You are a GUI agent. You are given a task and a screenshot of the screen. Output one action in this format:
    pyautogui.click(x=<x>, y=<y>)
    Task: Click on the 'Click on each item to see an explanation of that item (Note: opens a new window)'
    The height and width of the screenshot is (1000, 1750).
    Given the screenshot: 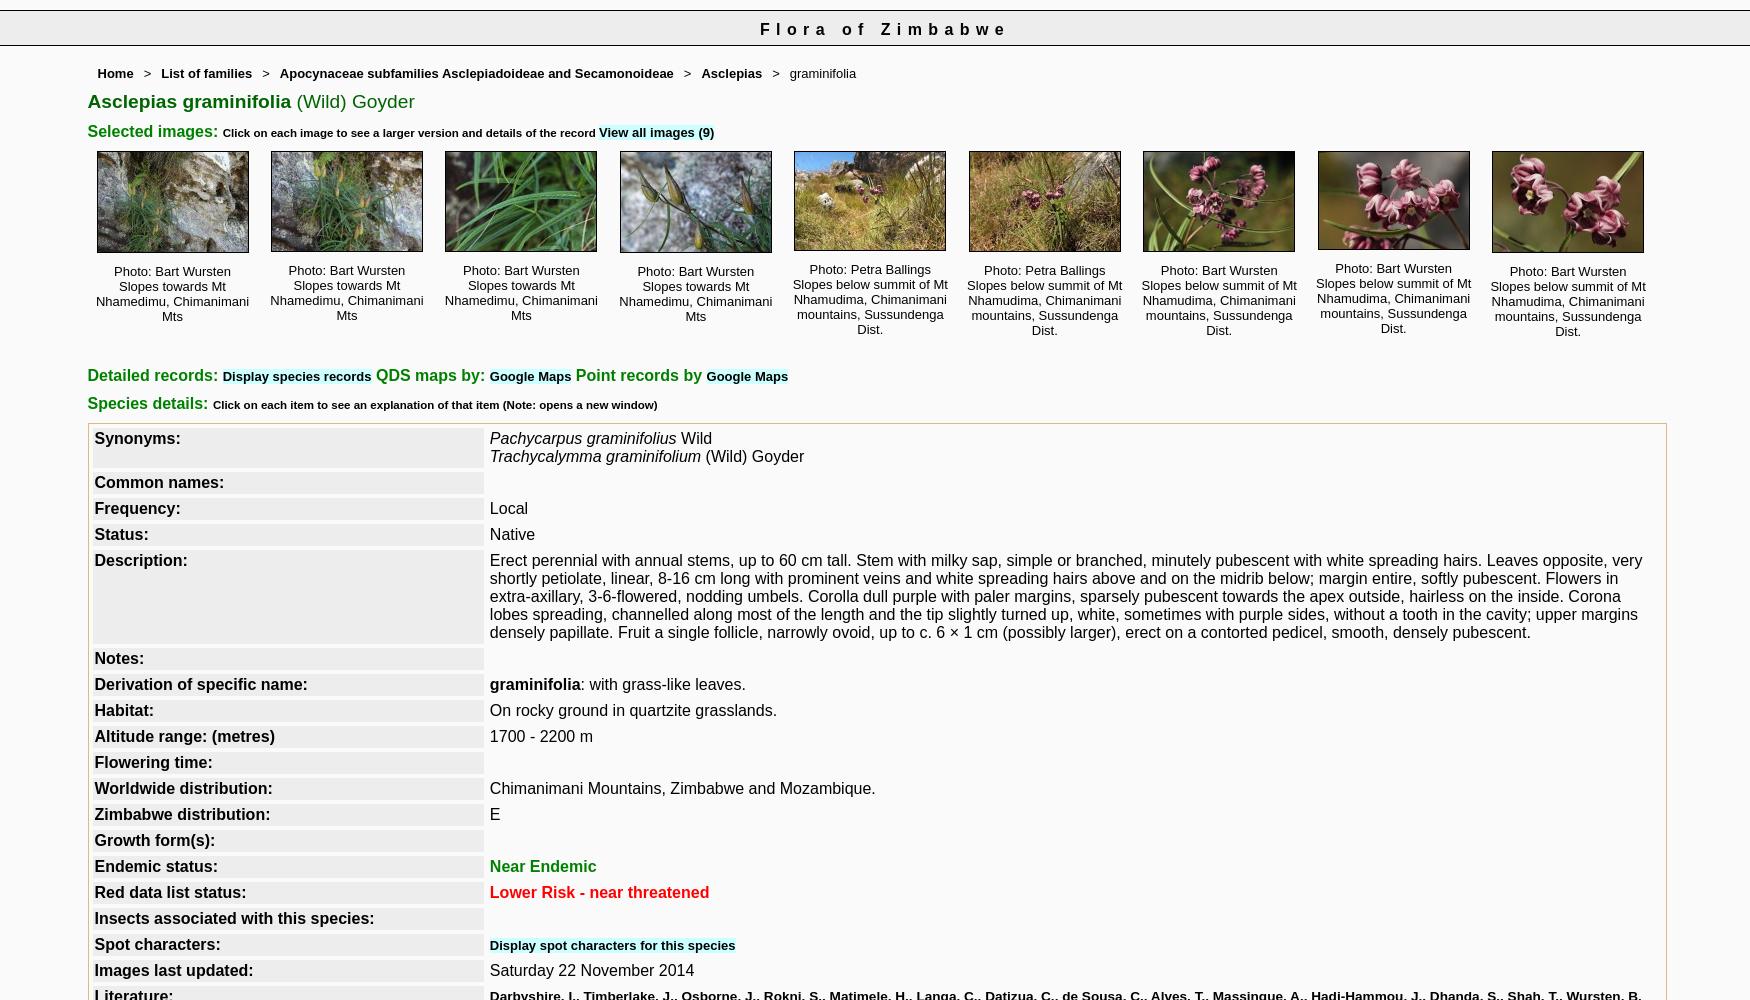 What is the action you would take?
    pyautogui.click(x=433, y=405)
    